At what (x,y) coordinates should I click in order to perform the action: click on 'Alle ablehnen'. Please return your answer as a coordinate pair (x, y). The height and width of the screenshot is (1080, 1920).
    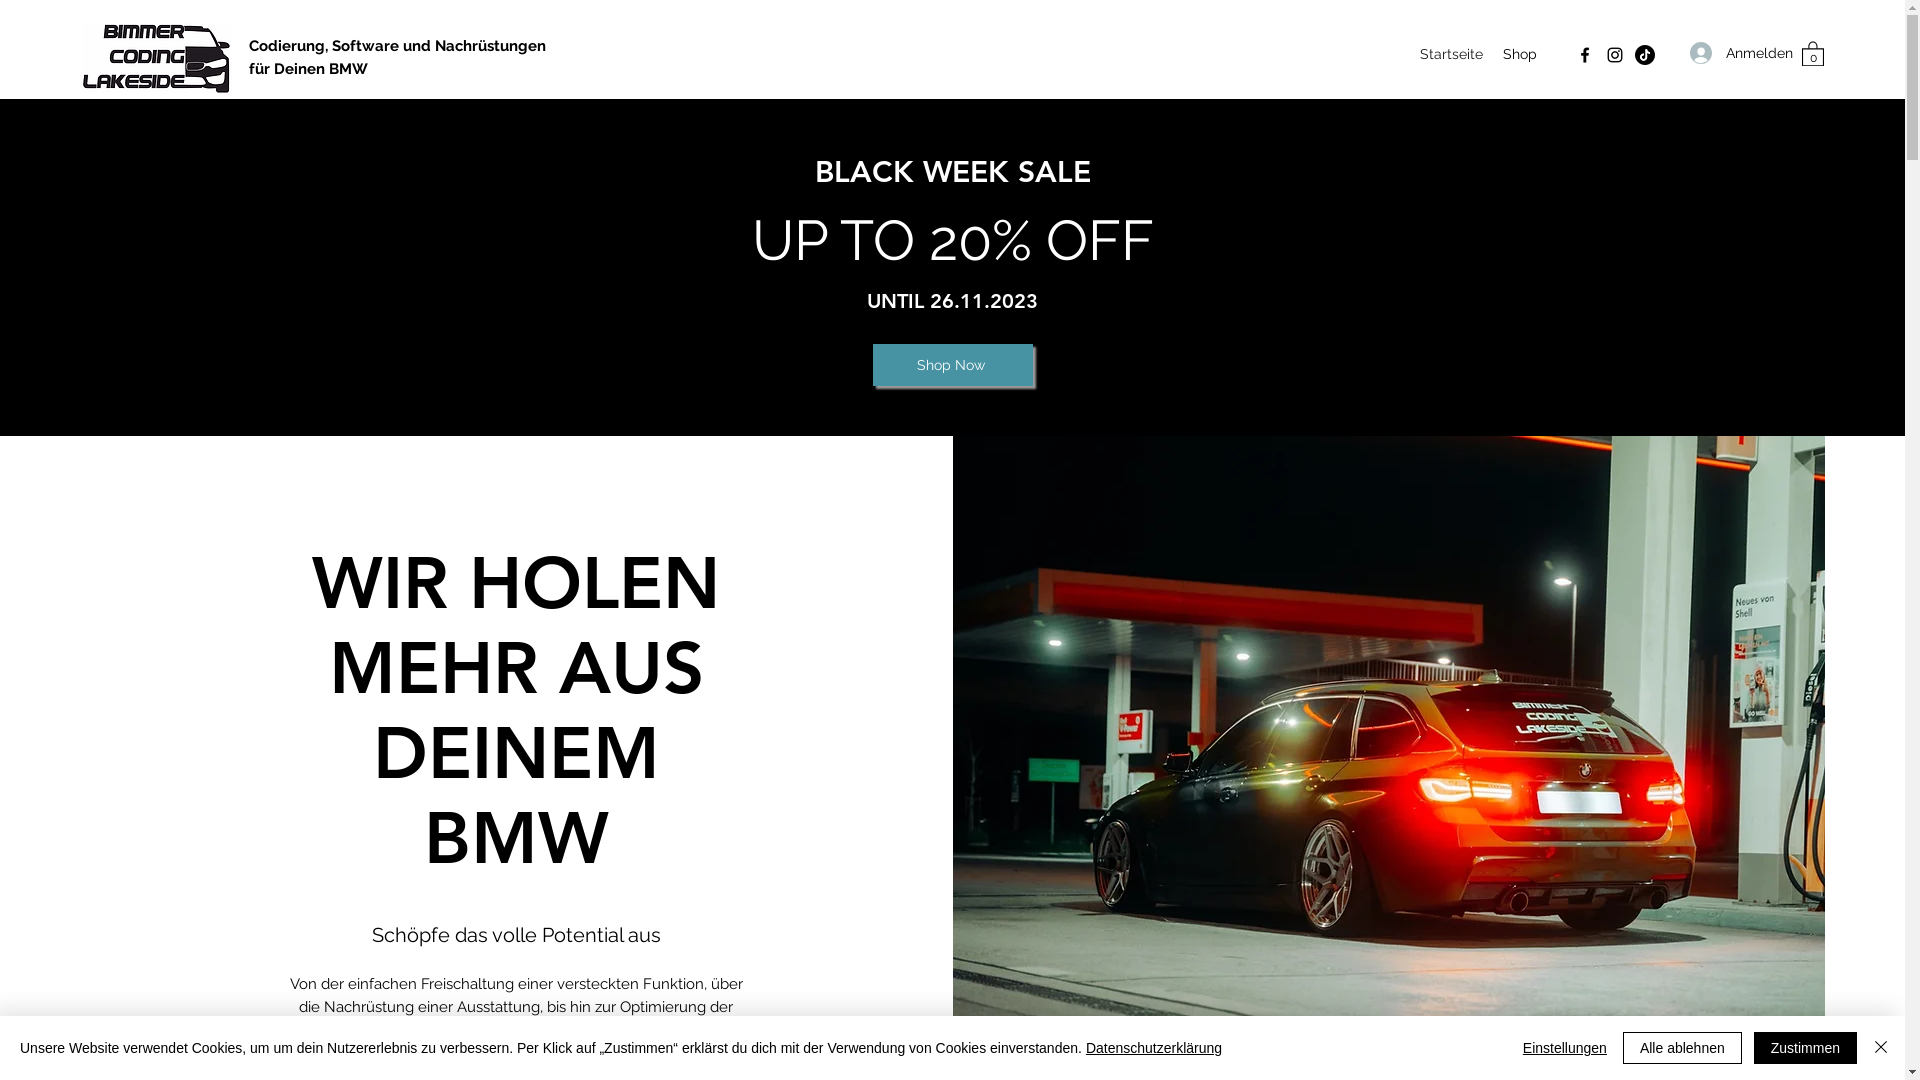
    Looking at the image, I should click on (1681, 1047).